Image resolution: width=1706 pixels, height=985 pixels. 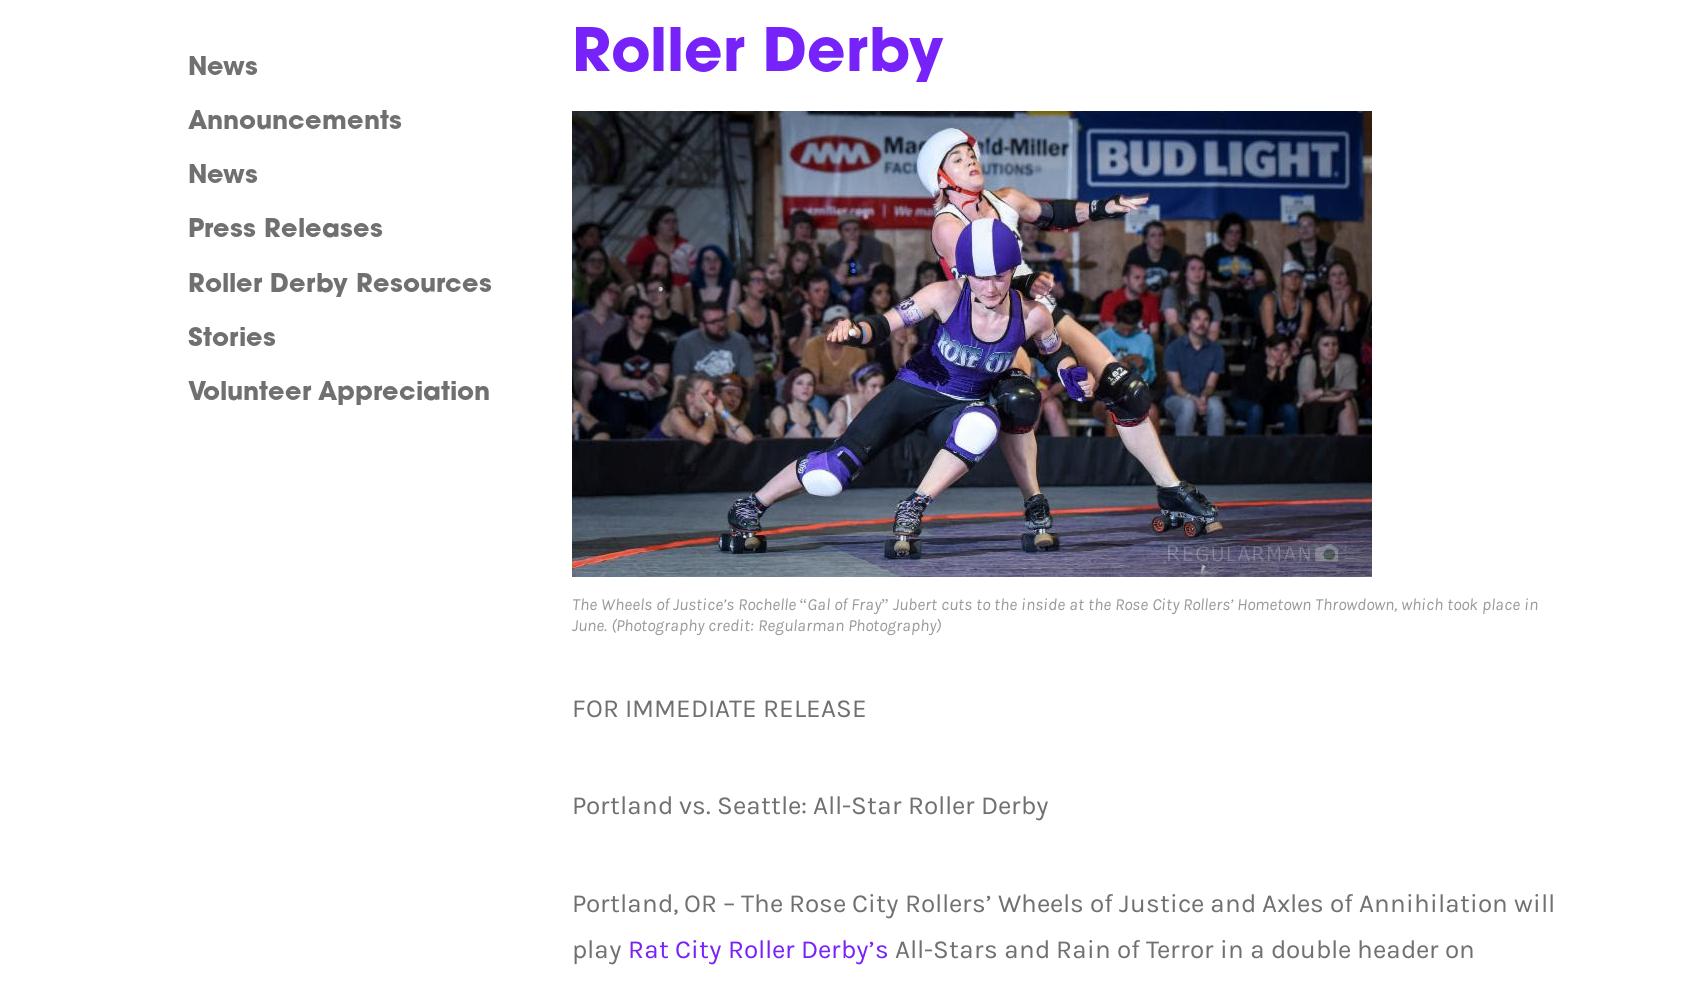 What do you see at coordinates (1062, 925) in the screenshot?
I see `'Portland, OR – The Rose City Rollers’ Wheels of Justice and Axles of Annihilation will play'` at bounding box center [1062, 925].